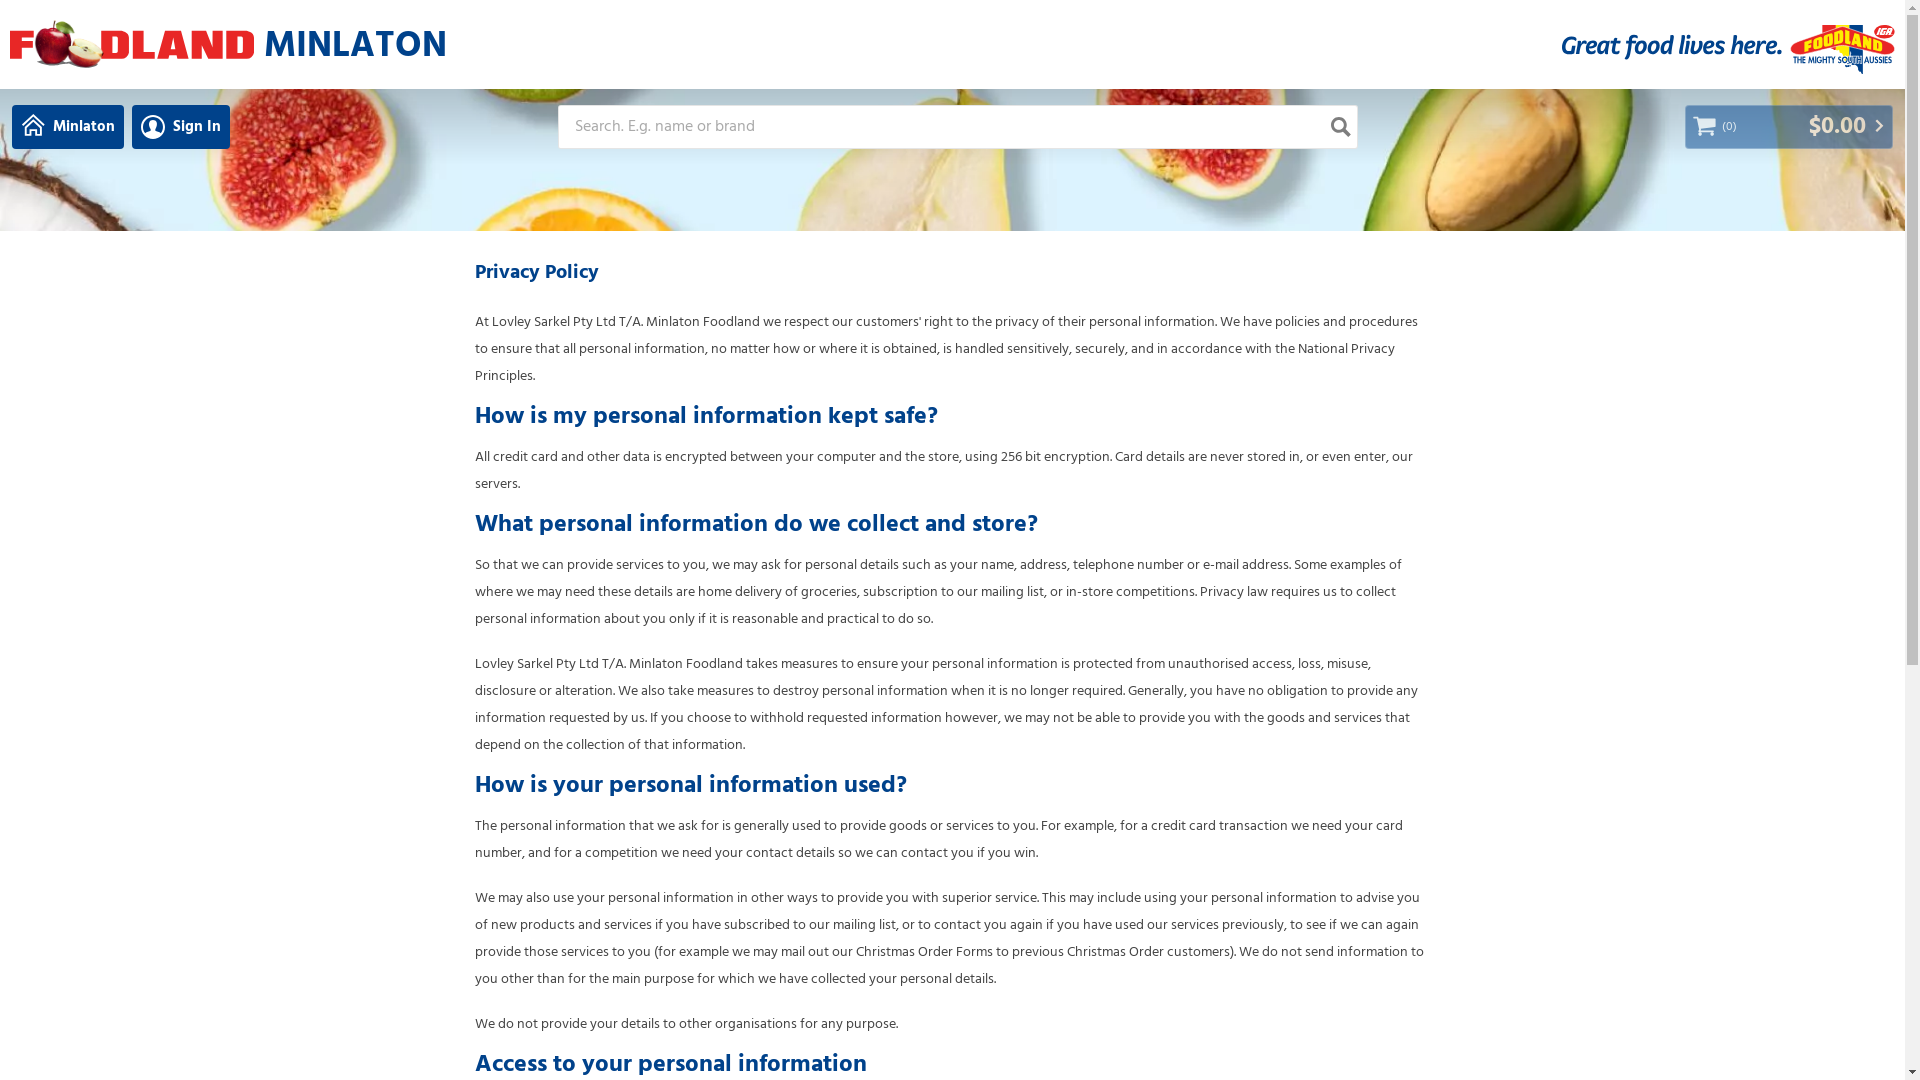 The width and height of the screenshot is (1920, 1080). I want to click on 'Sign In', so click(131, 127).